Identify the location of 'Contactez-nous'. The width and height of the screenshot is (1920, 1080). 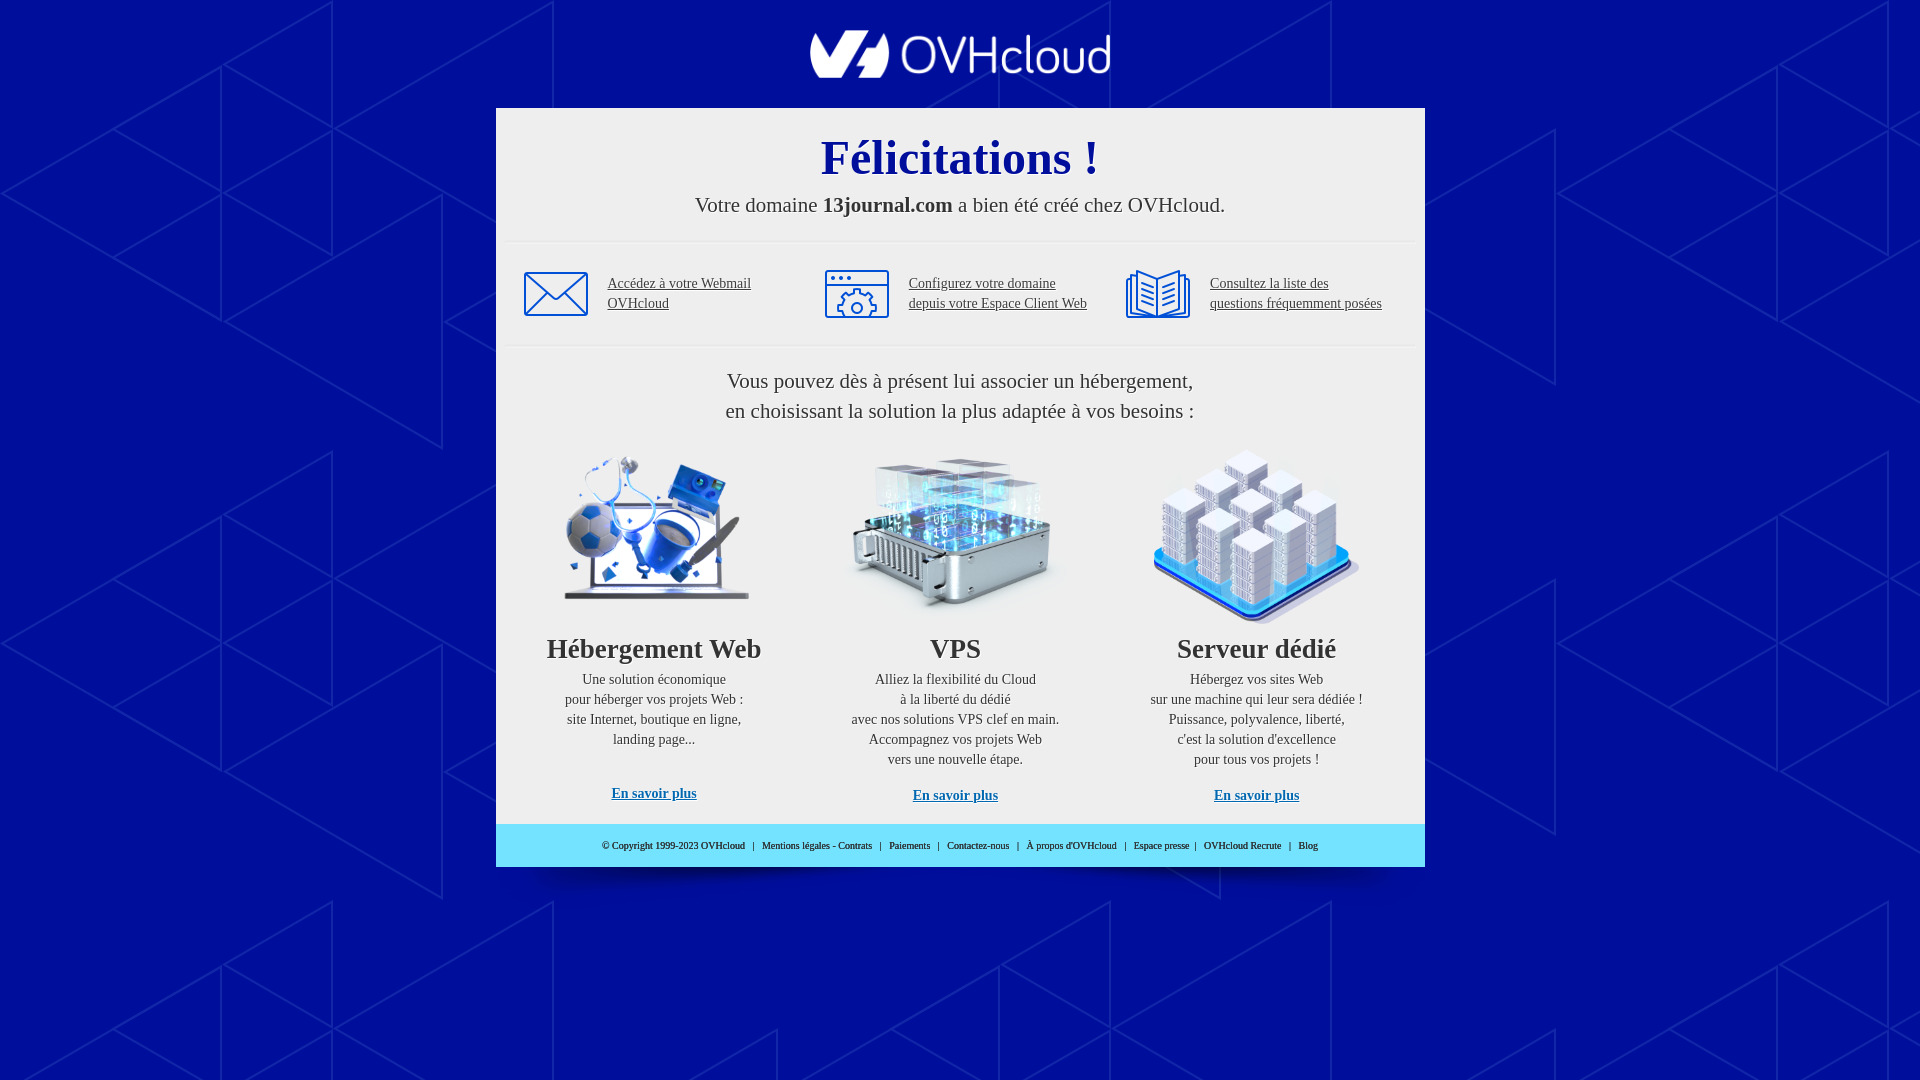
(978, 845).